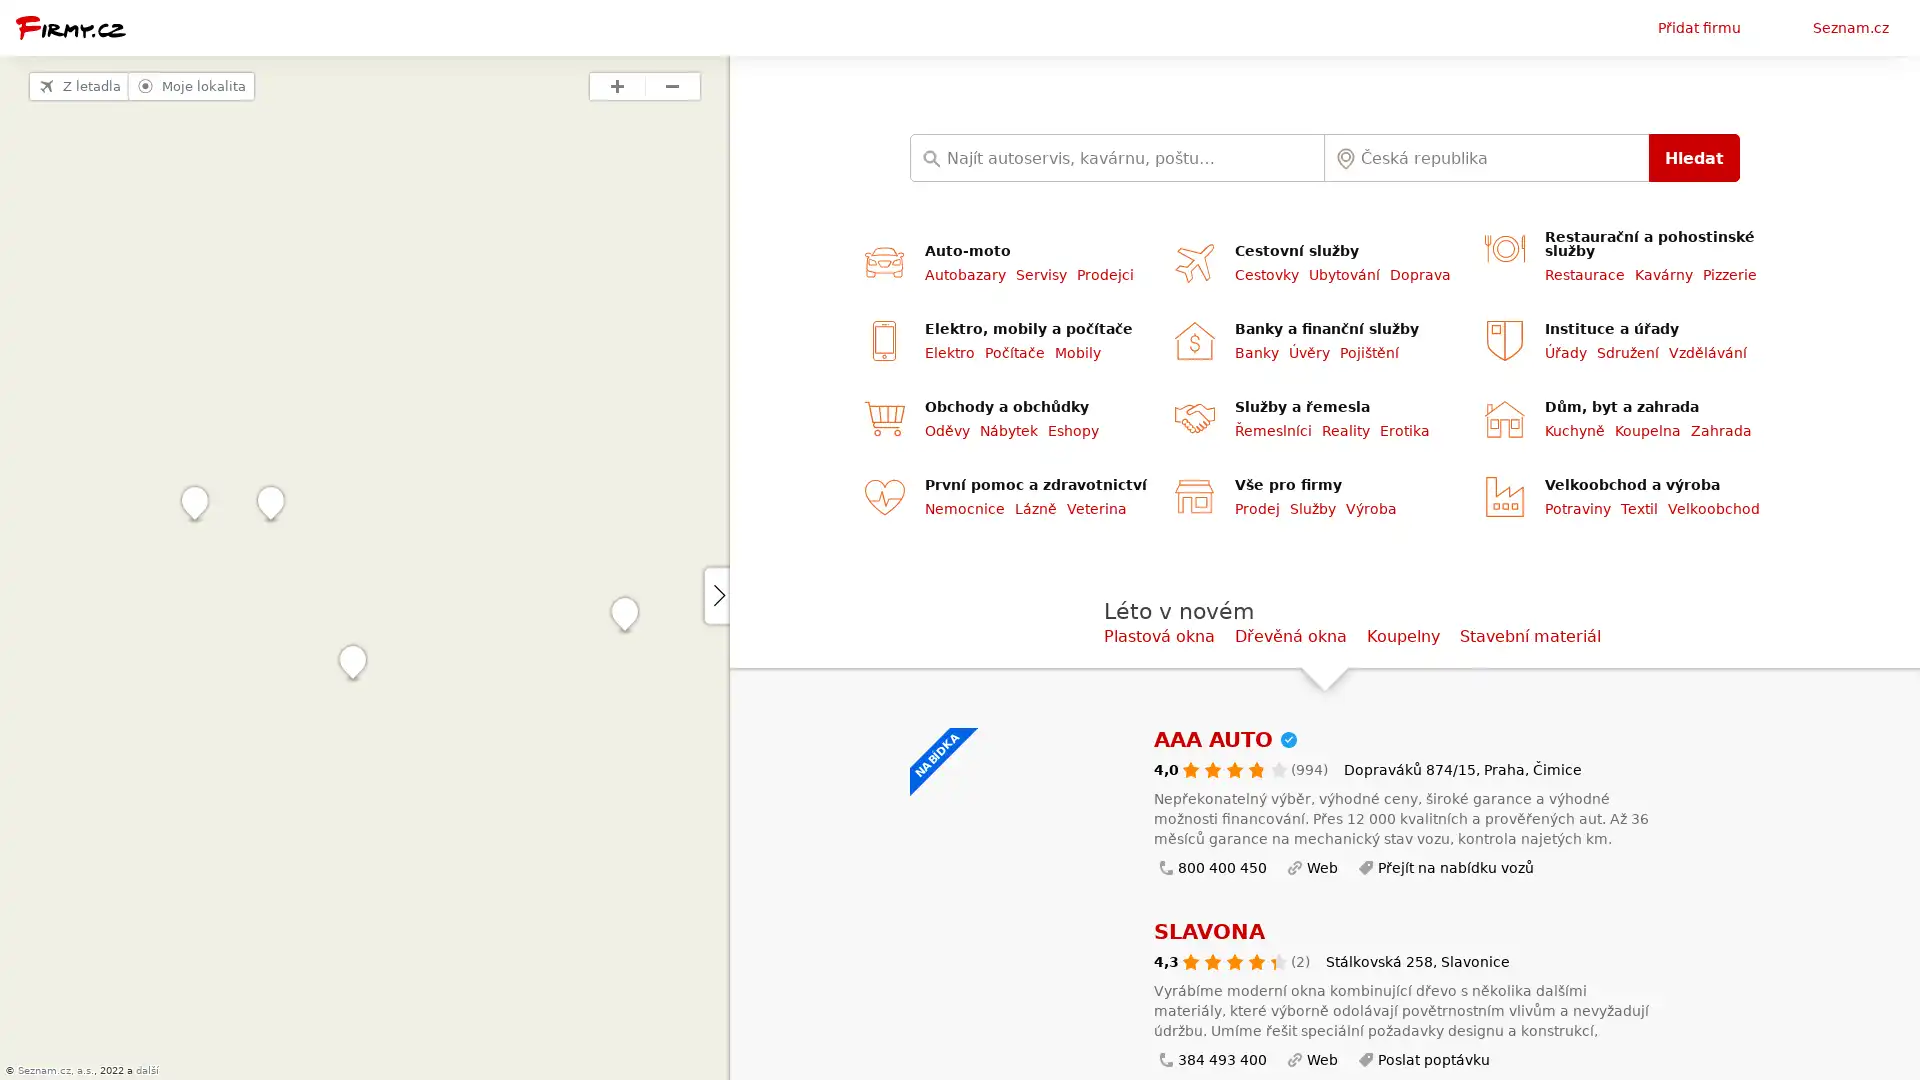  I want to click on Poslat poptavku, so click(1419, 1059).